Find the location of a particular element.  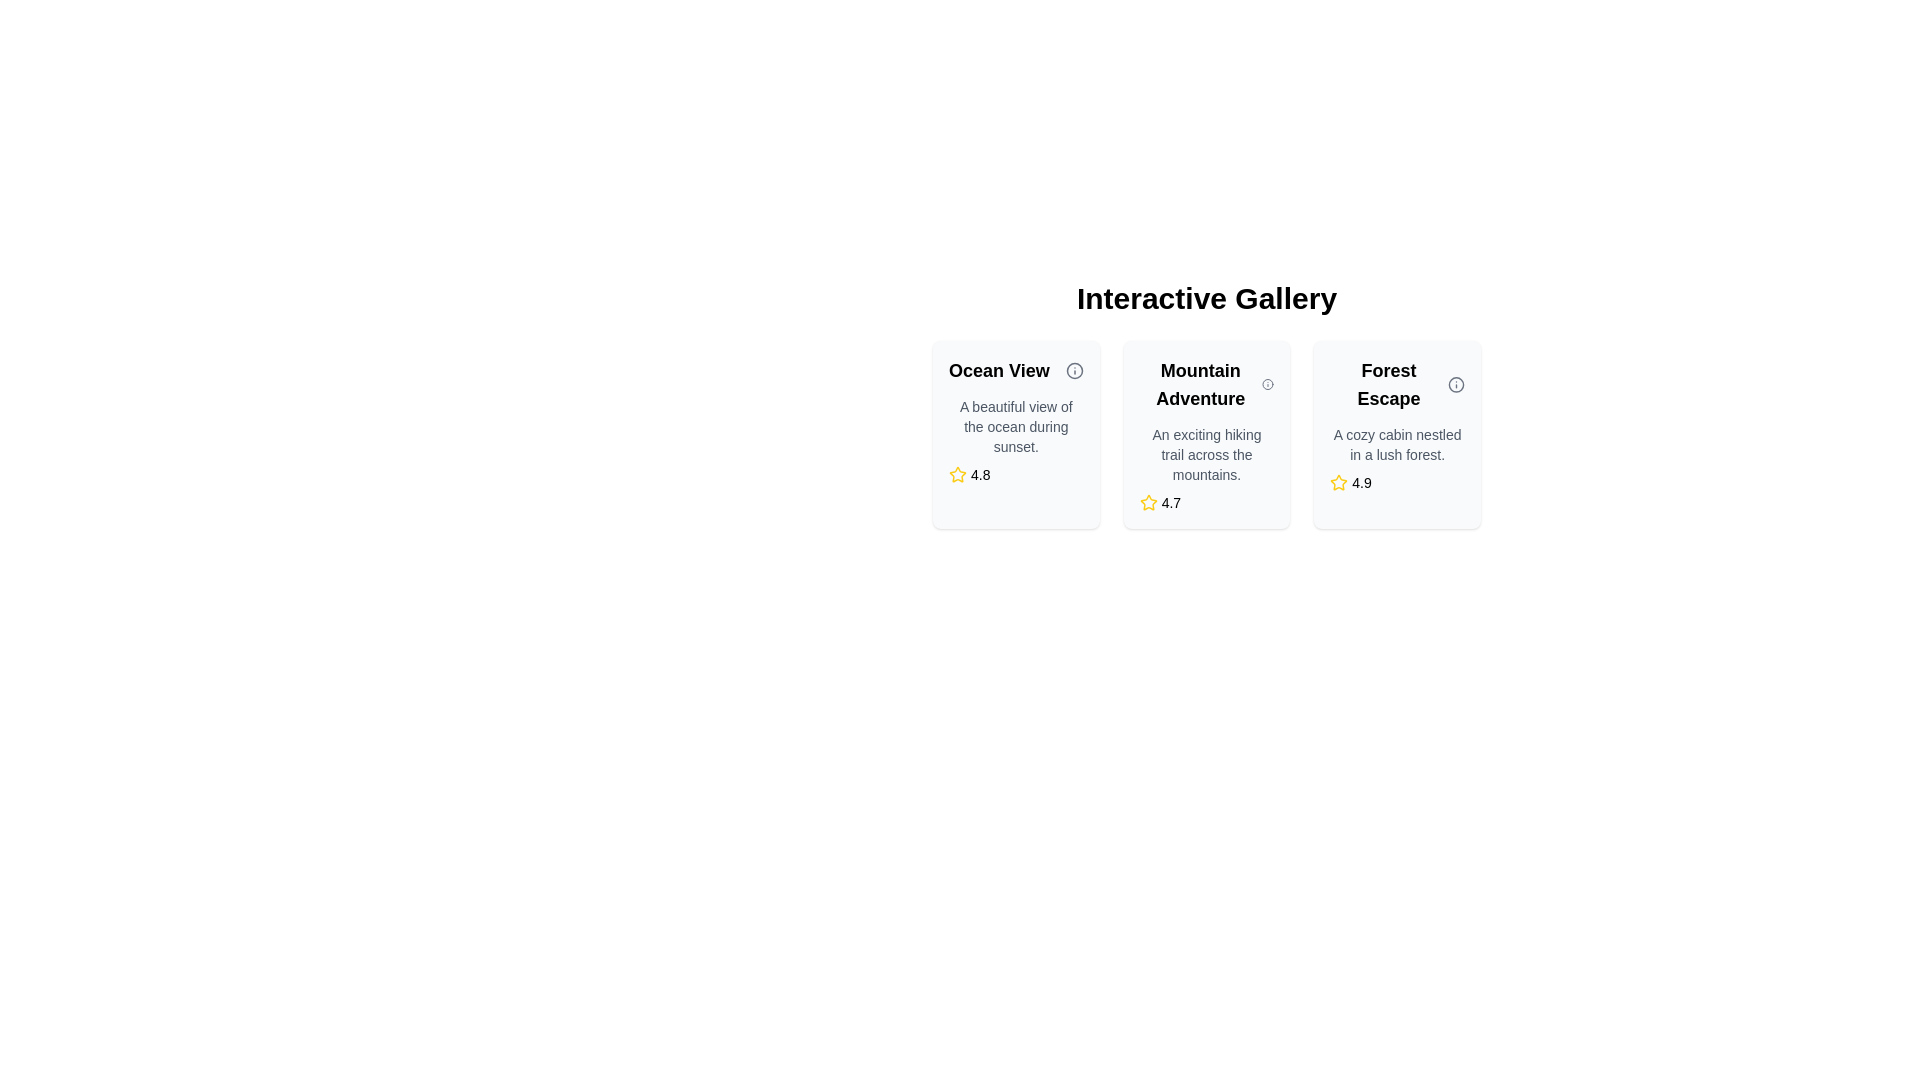

the text block displaying 'A beautiful view of the ocean during sunset.' within the 'Ocean View' card is located at coordinates (1016, 426).